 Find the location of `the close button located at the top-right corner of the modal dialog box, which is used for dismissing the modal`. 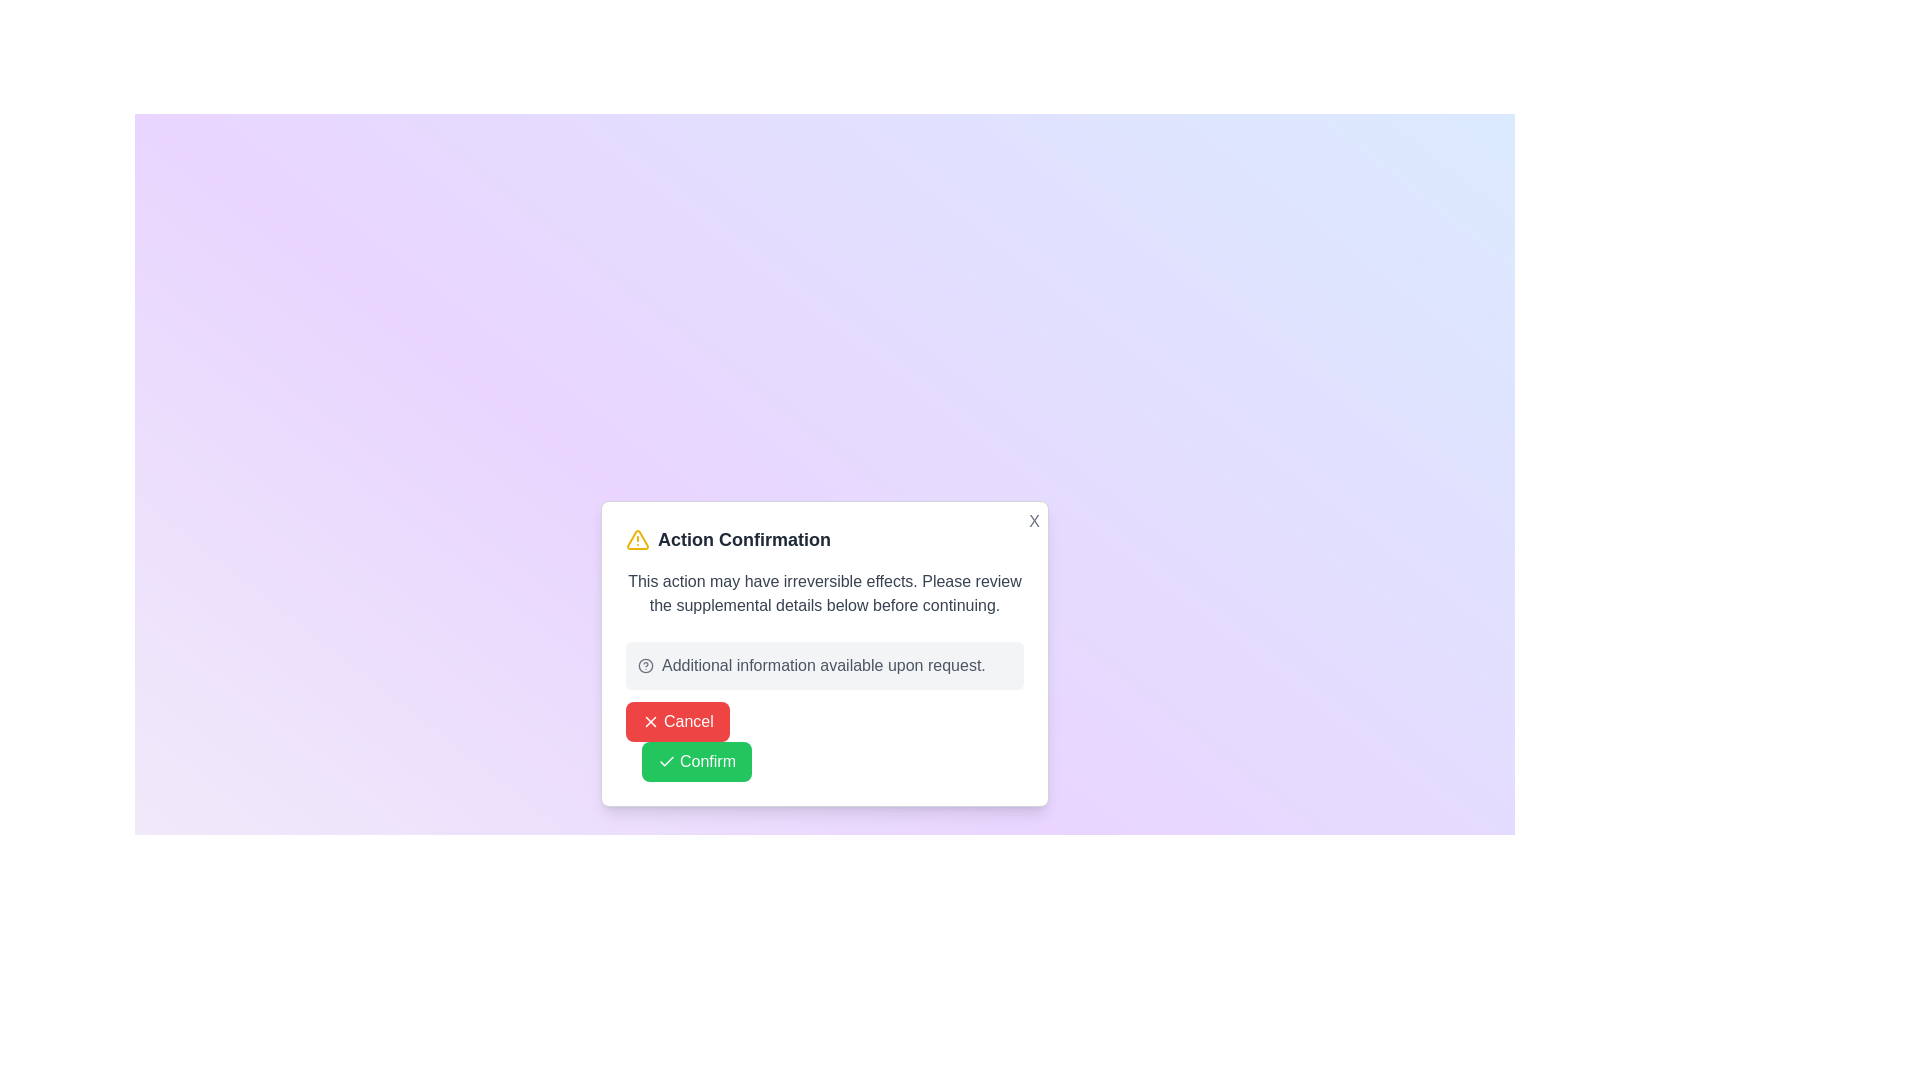

the close button located at the top-right corner of the modal dialog box, which is used for dismissing the modal is located at coordinates (1034, 520).